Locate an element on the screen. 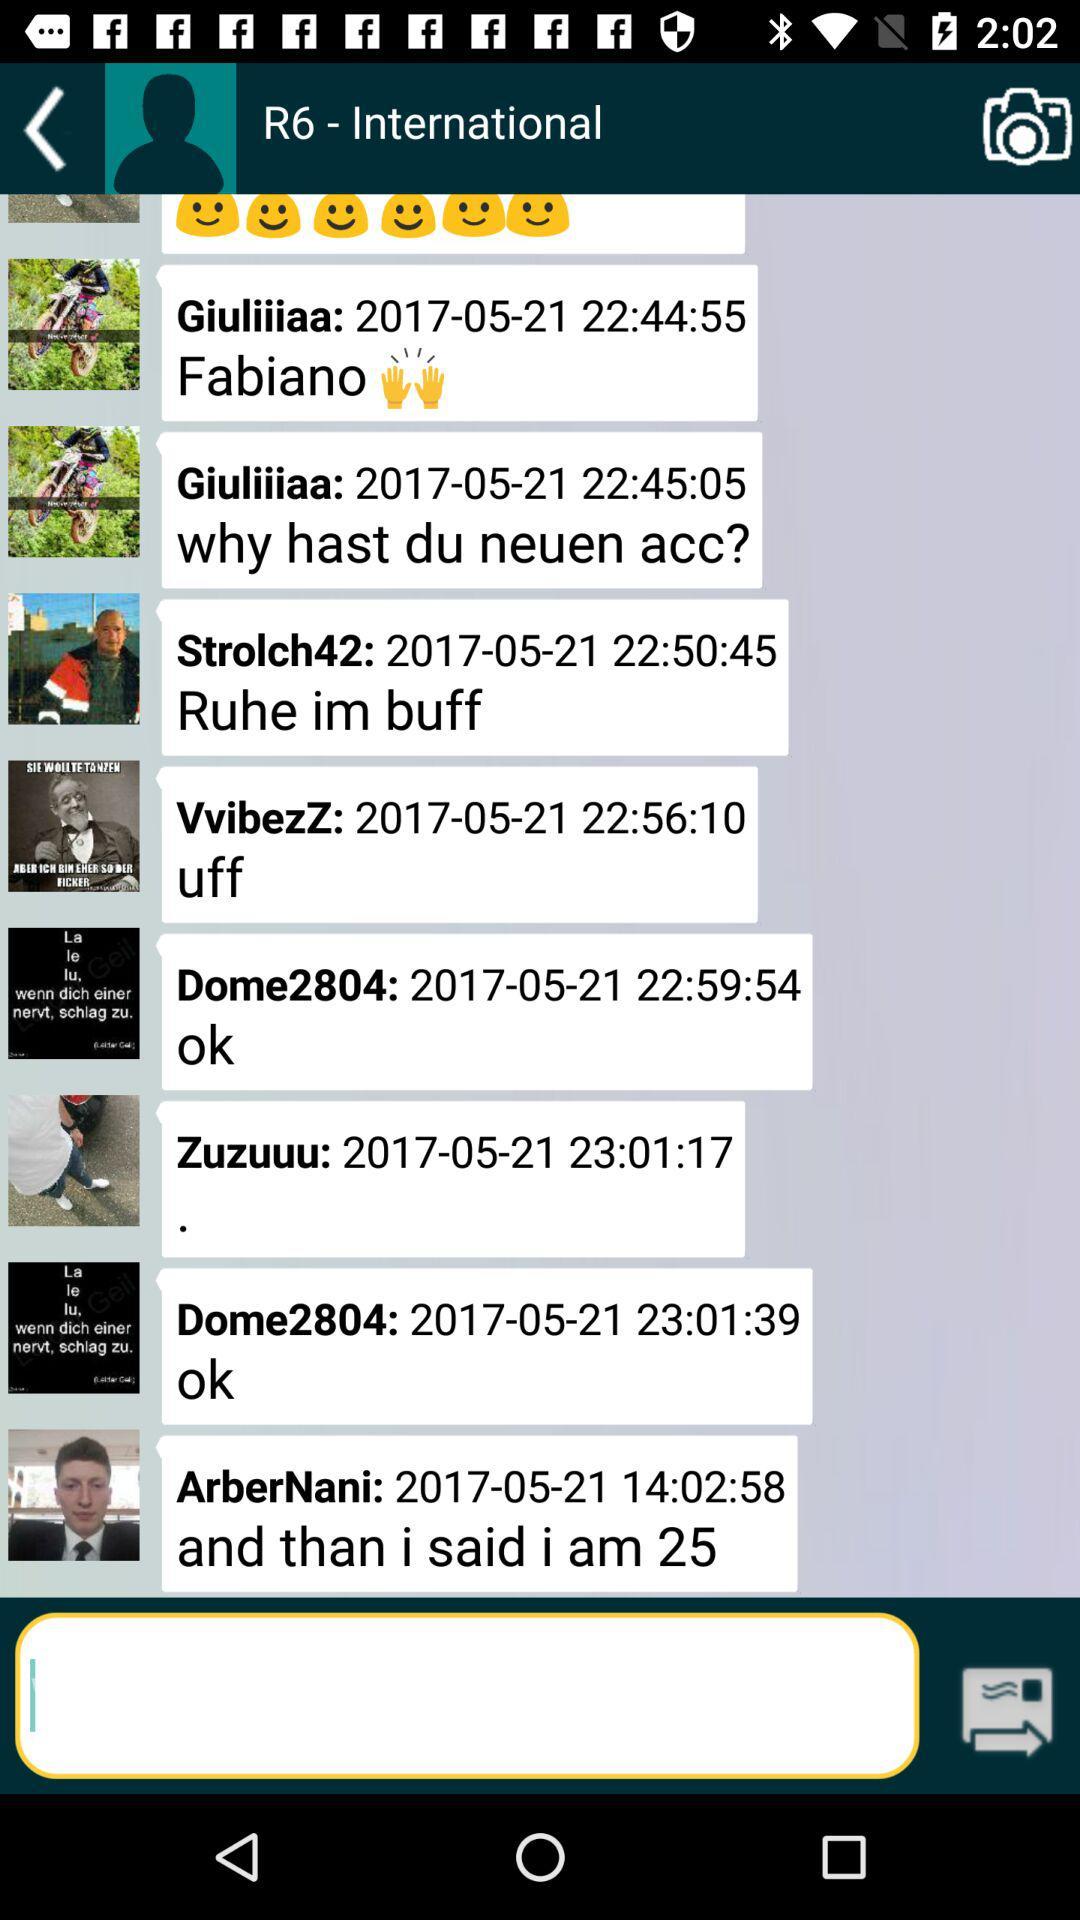 This screenshot has height=1920, width=1080. because back devicer is located at coordinates (169, 127).